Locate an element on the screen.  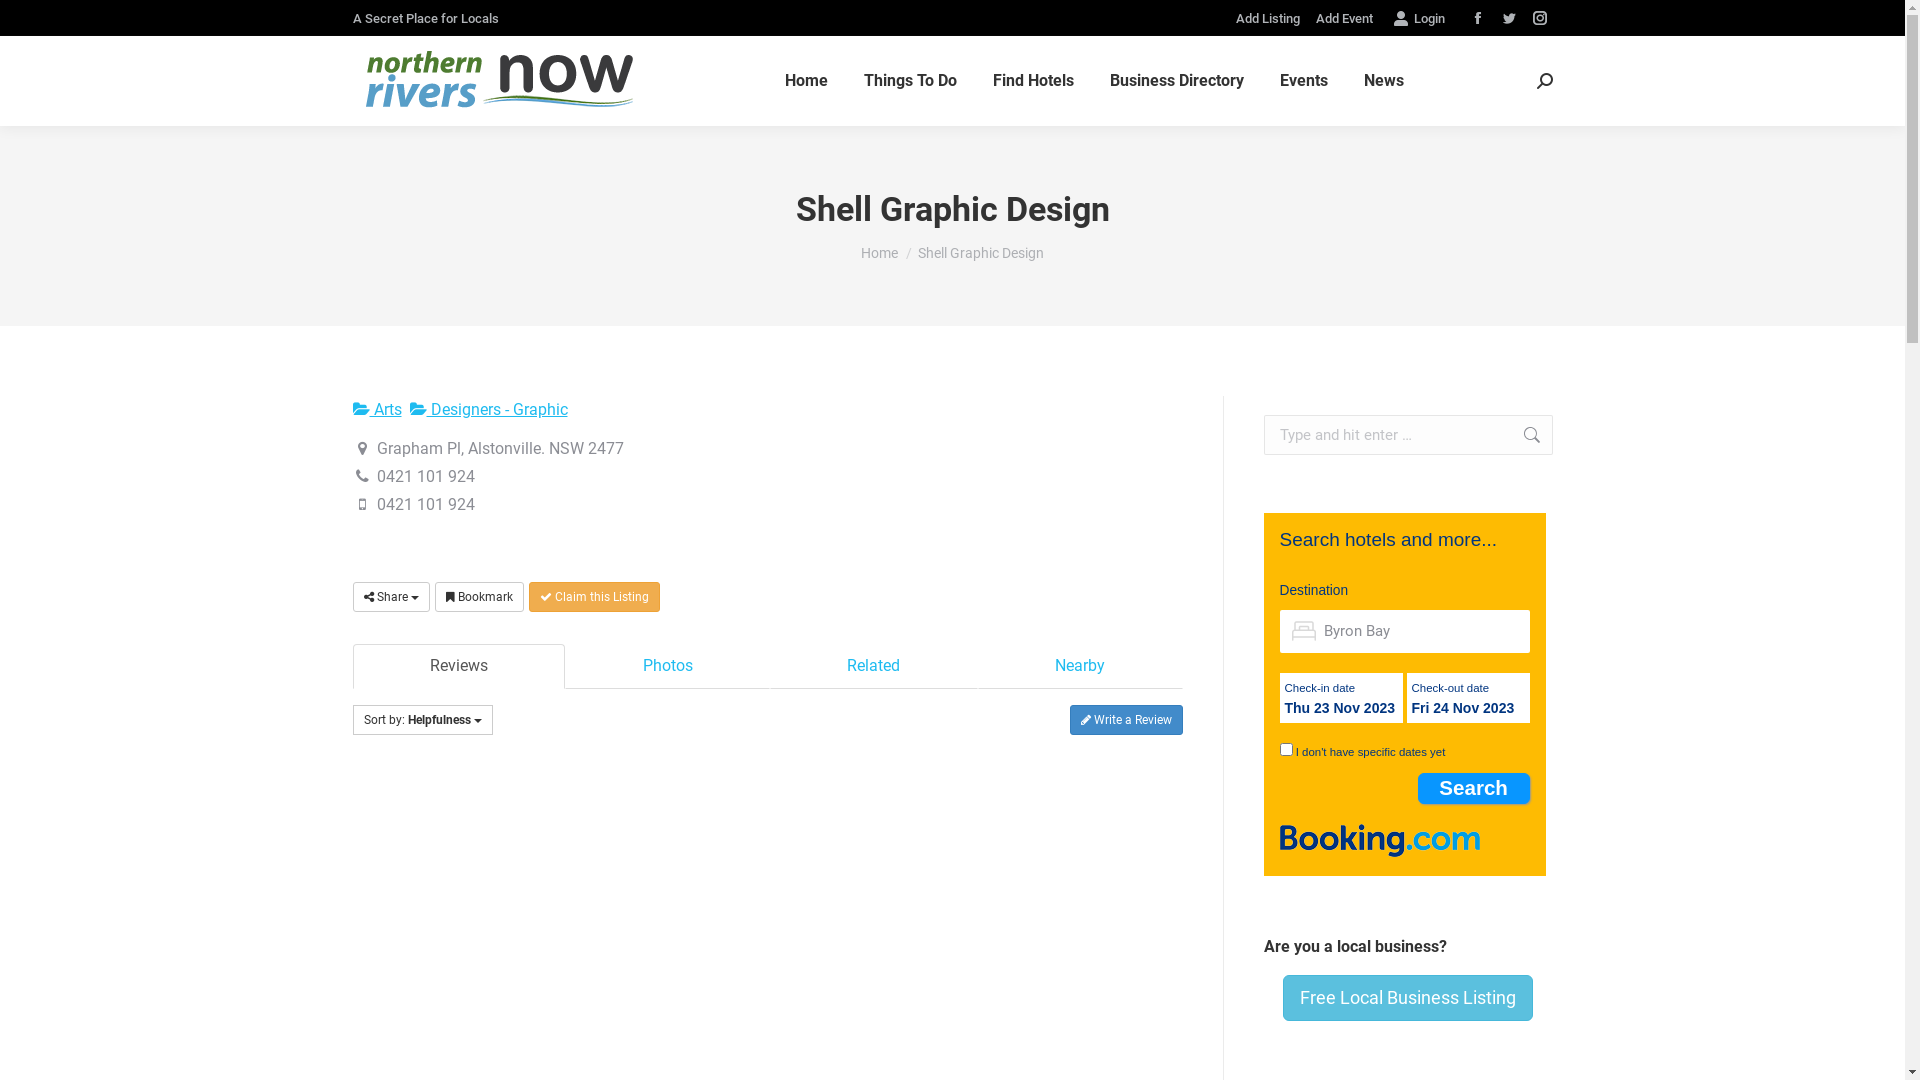
'News' is located at coordinates (1382, 80).